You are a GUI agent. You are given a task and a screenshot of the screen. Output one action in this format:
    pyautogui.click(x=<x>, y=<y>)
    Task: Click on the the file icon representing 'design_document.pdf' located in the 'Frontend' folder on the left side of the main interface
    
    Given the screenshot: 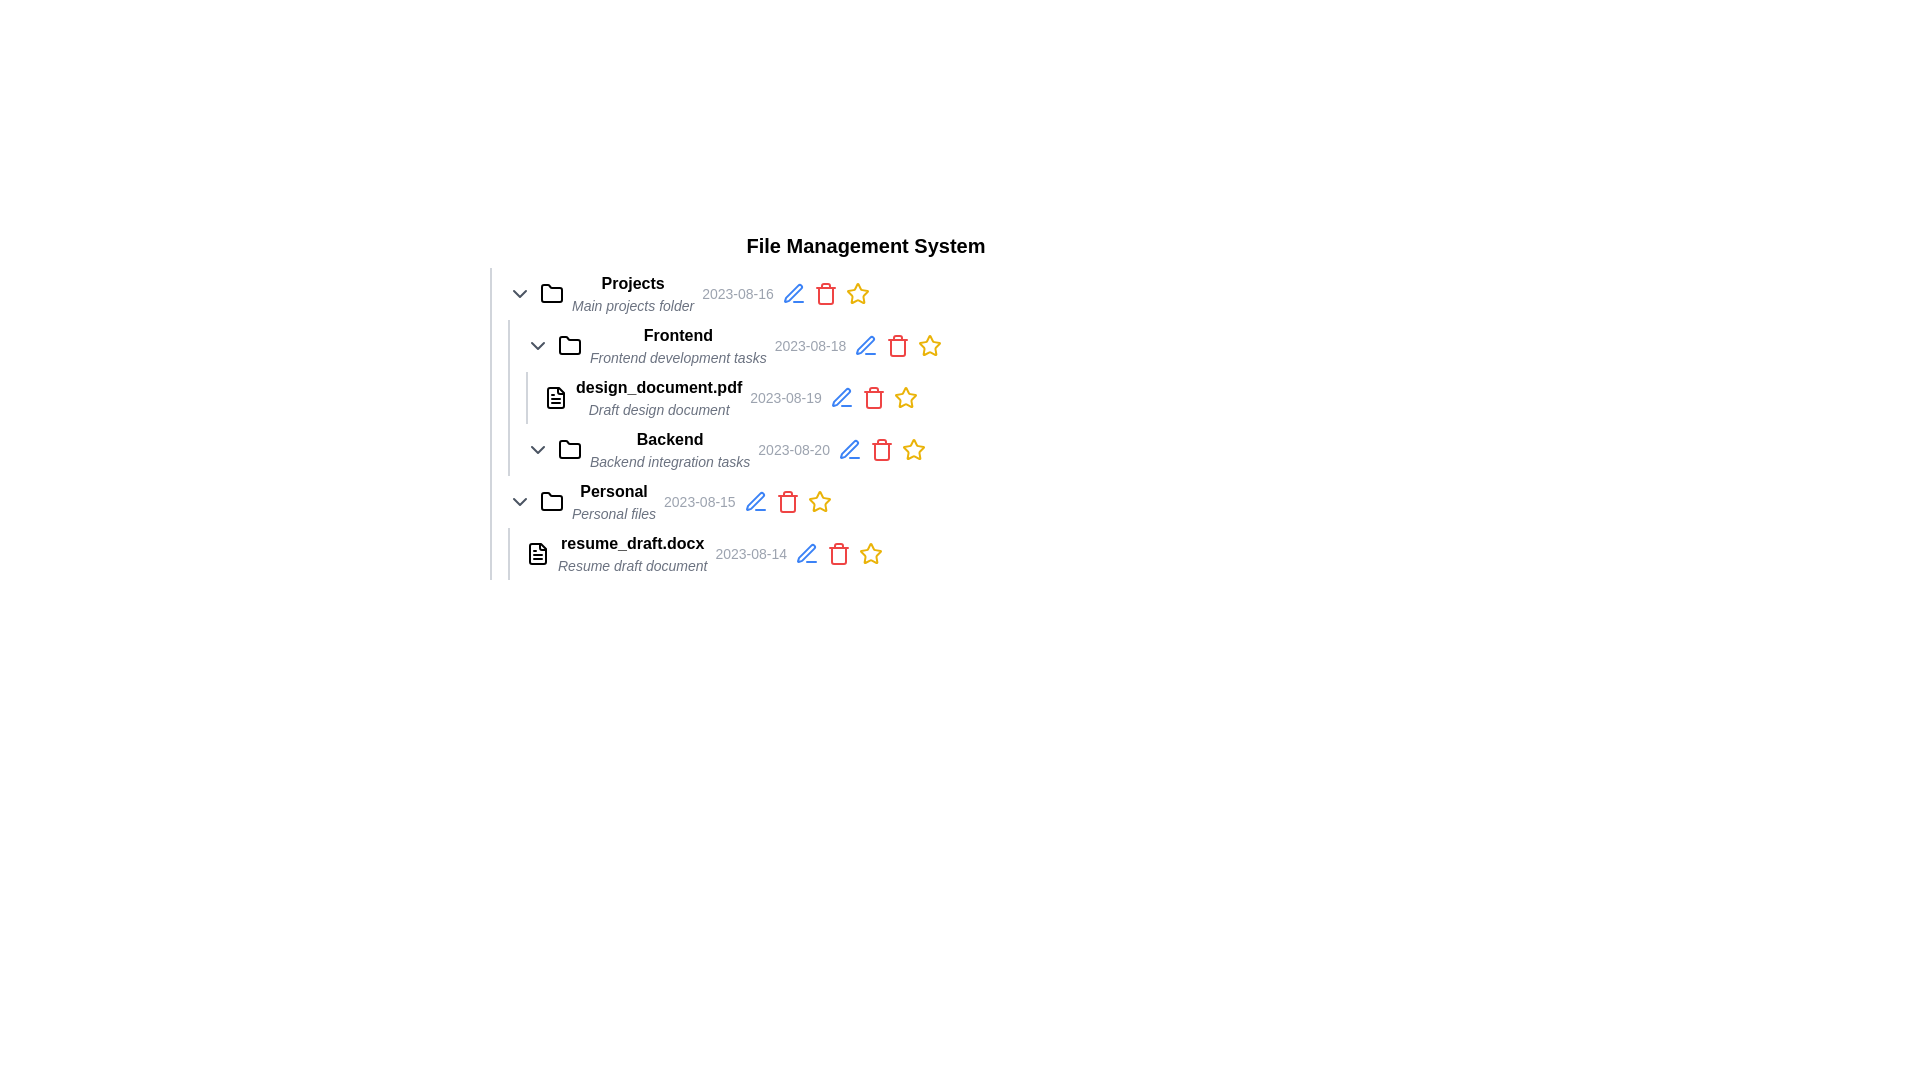 What is the action you would take?
    pyautogui.click(x=556, y=397)
    